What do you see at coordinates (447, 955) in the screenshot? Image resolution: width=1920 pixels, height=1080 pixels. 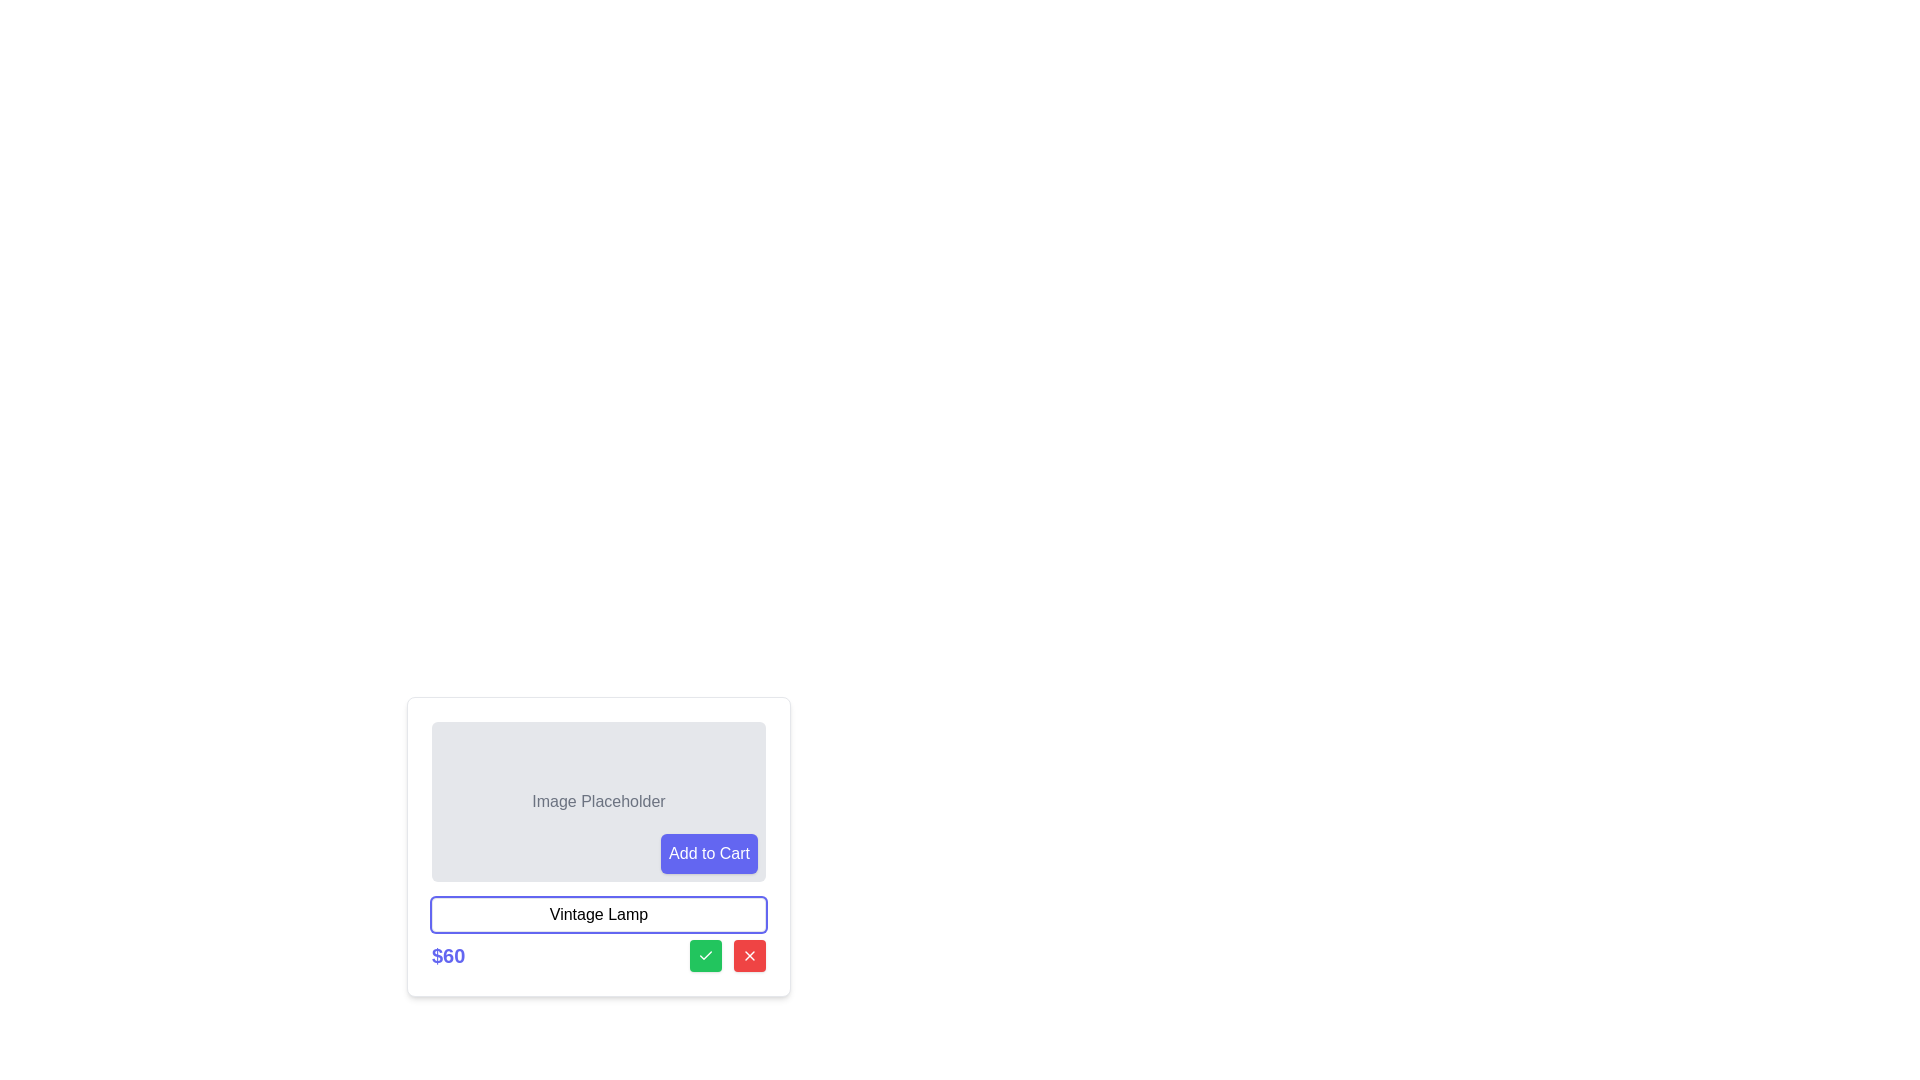 I see `the text label displaying the price value '$60', located on the far left side of the bottom section of the interface, near approval and rejection buttons` at bounding box center [447, 955].